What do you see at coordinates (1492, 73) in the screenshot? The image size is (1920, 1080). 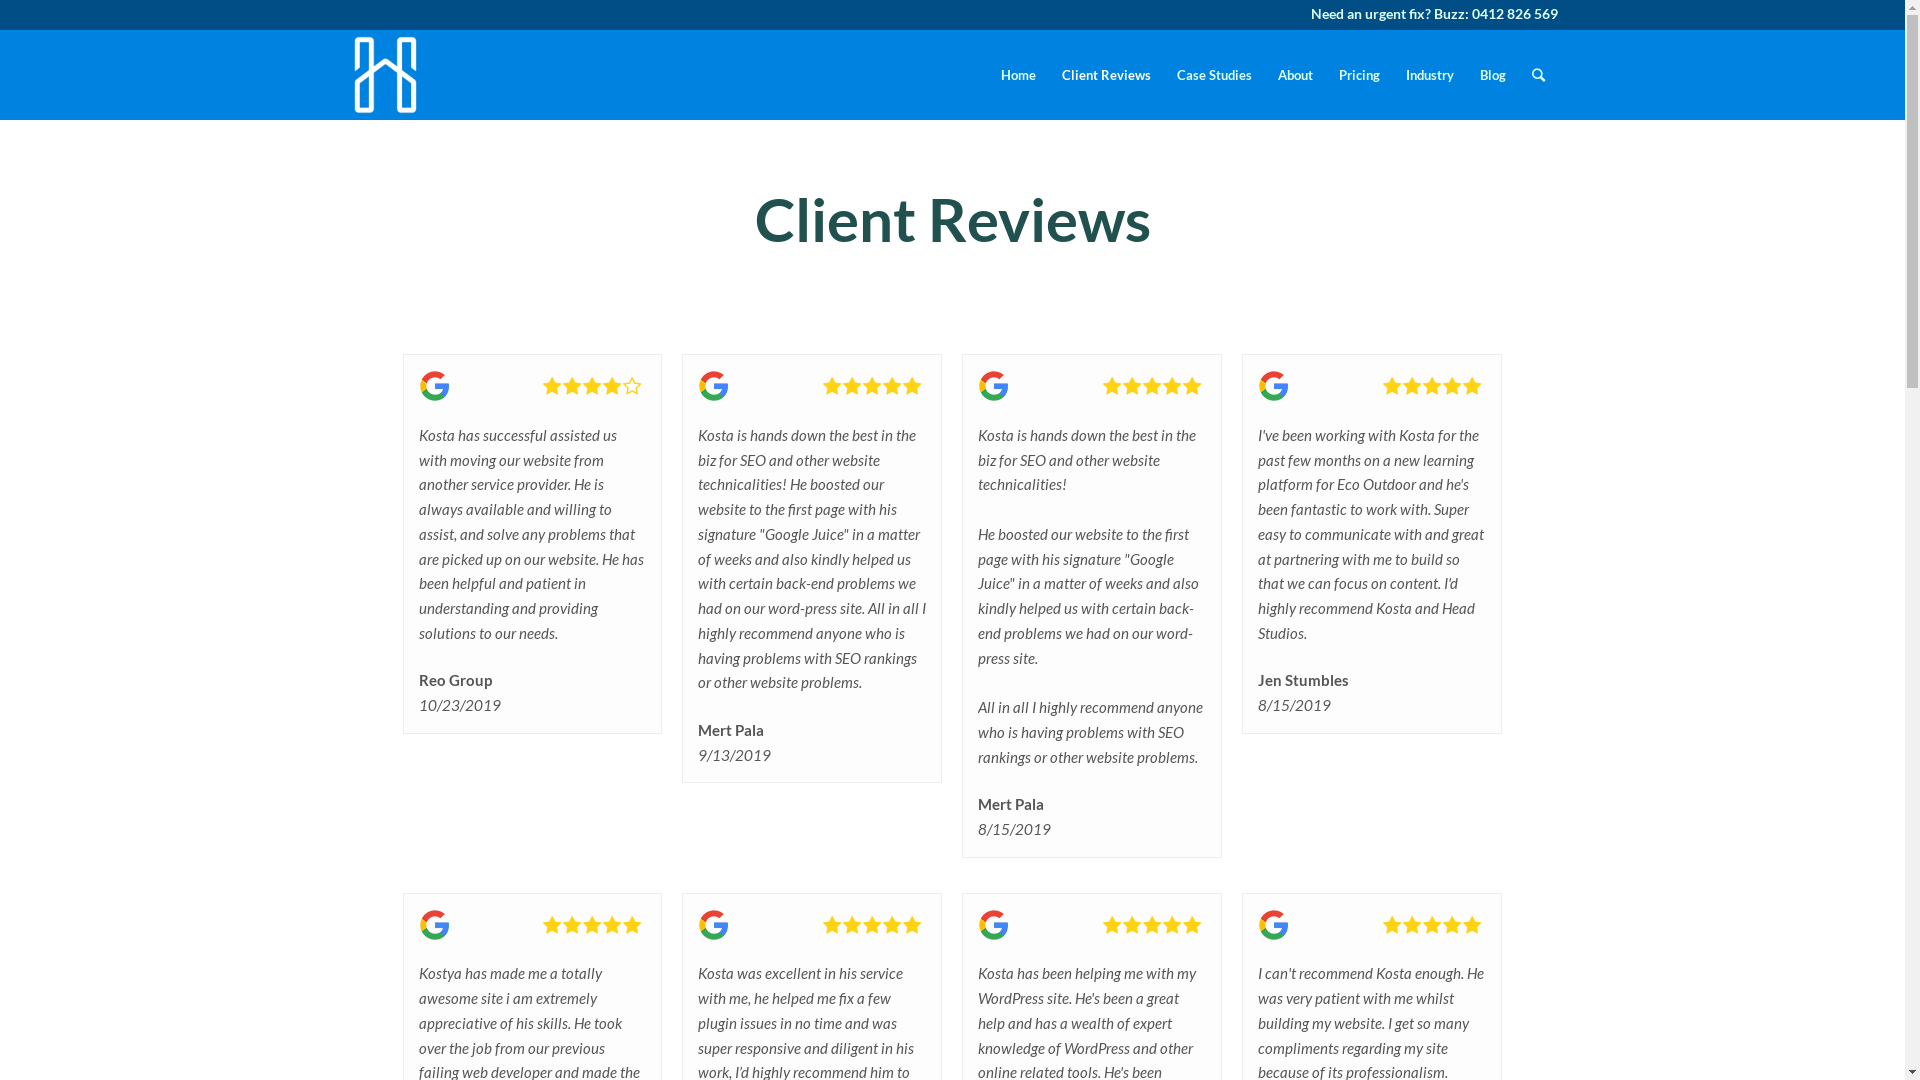 I see `'Blog'` at bounding box center [1492, 73].